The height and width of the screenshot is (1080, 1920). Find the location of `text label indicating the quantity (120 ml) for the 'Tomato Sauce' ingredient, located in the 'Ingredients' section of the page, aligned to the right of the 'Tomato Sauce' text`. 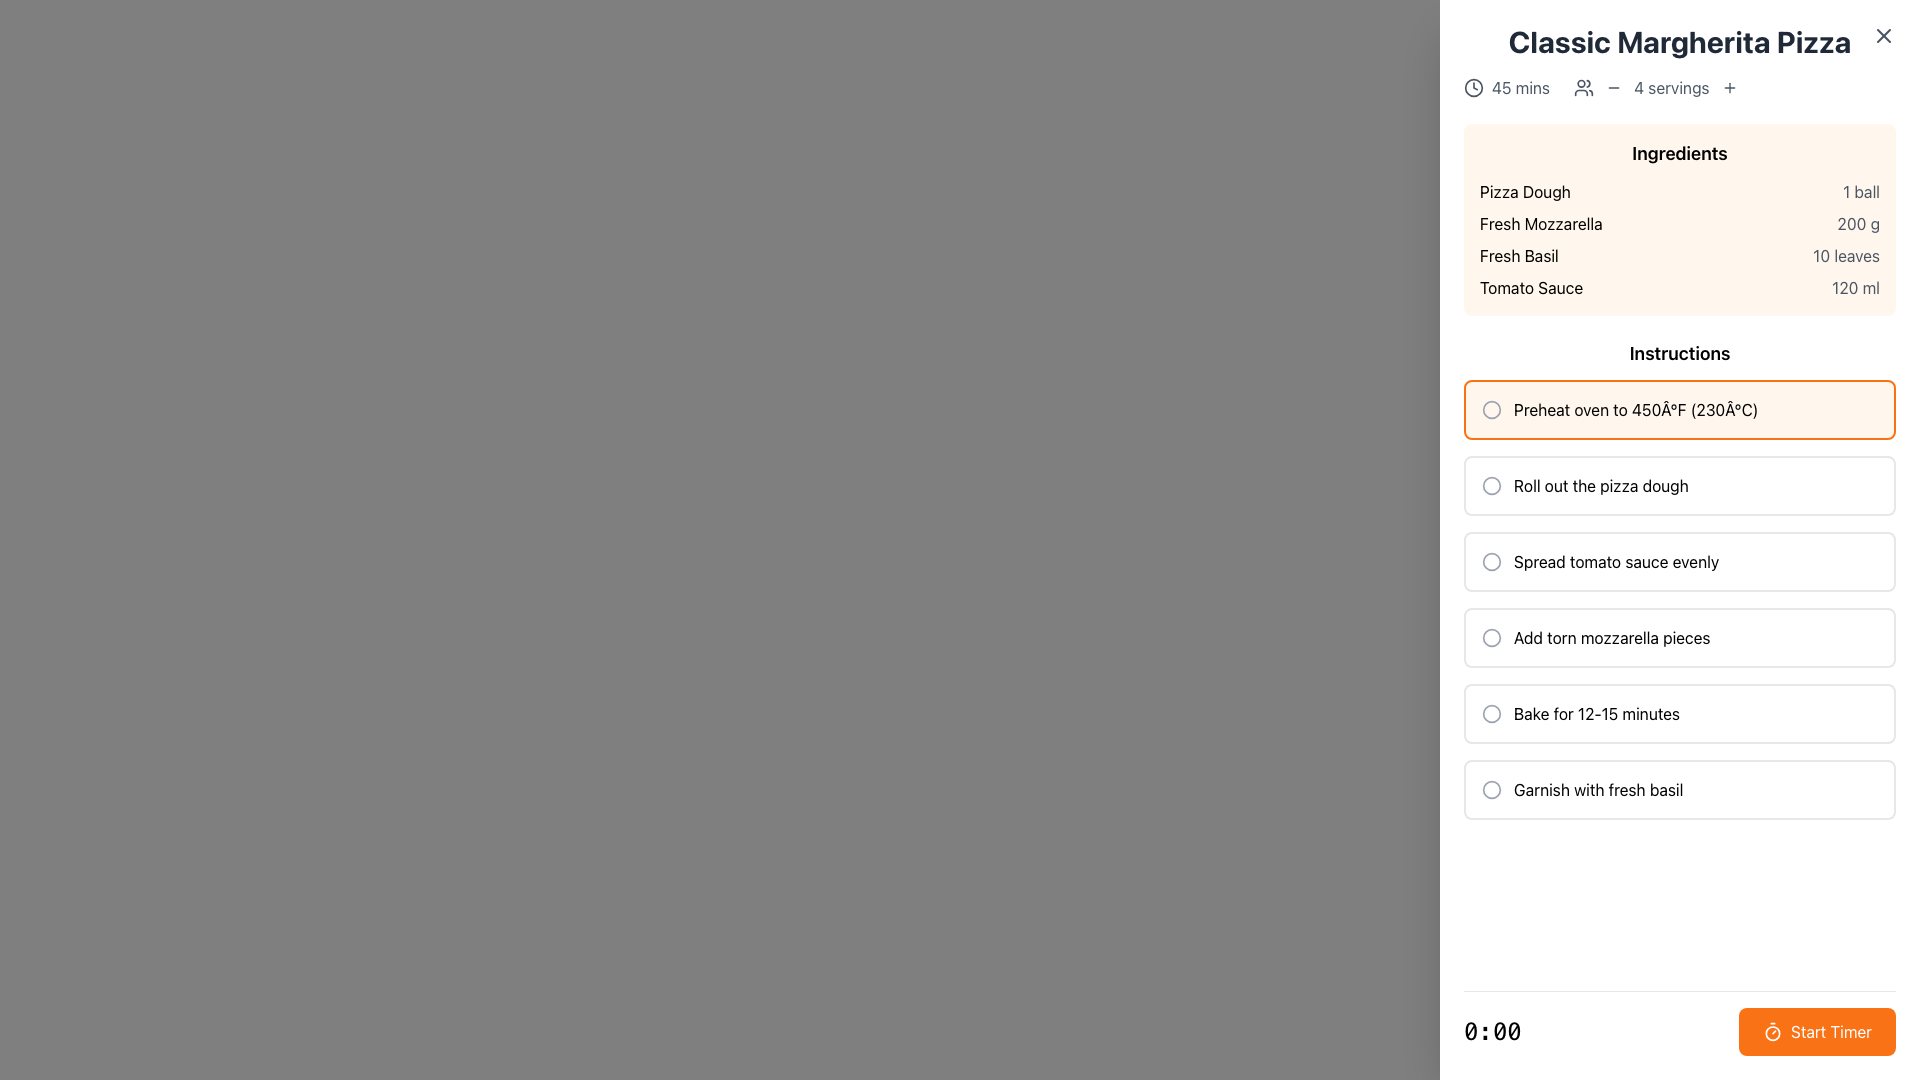

text label indicating the quantity (120 ml) for the 'Tomato Sauce' ingredient, located in the 'Ingredients' section of the page, aligned to the right of the 'Tomato Sauce' text is located at coordinates (1855, 288).